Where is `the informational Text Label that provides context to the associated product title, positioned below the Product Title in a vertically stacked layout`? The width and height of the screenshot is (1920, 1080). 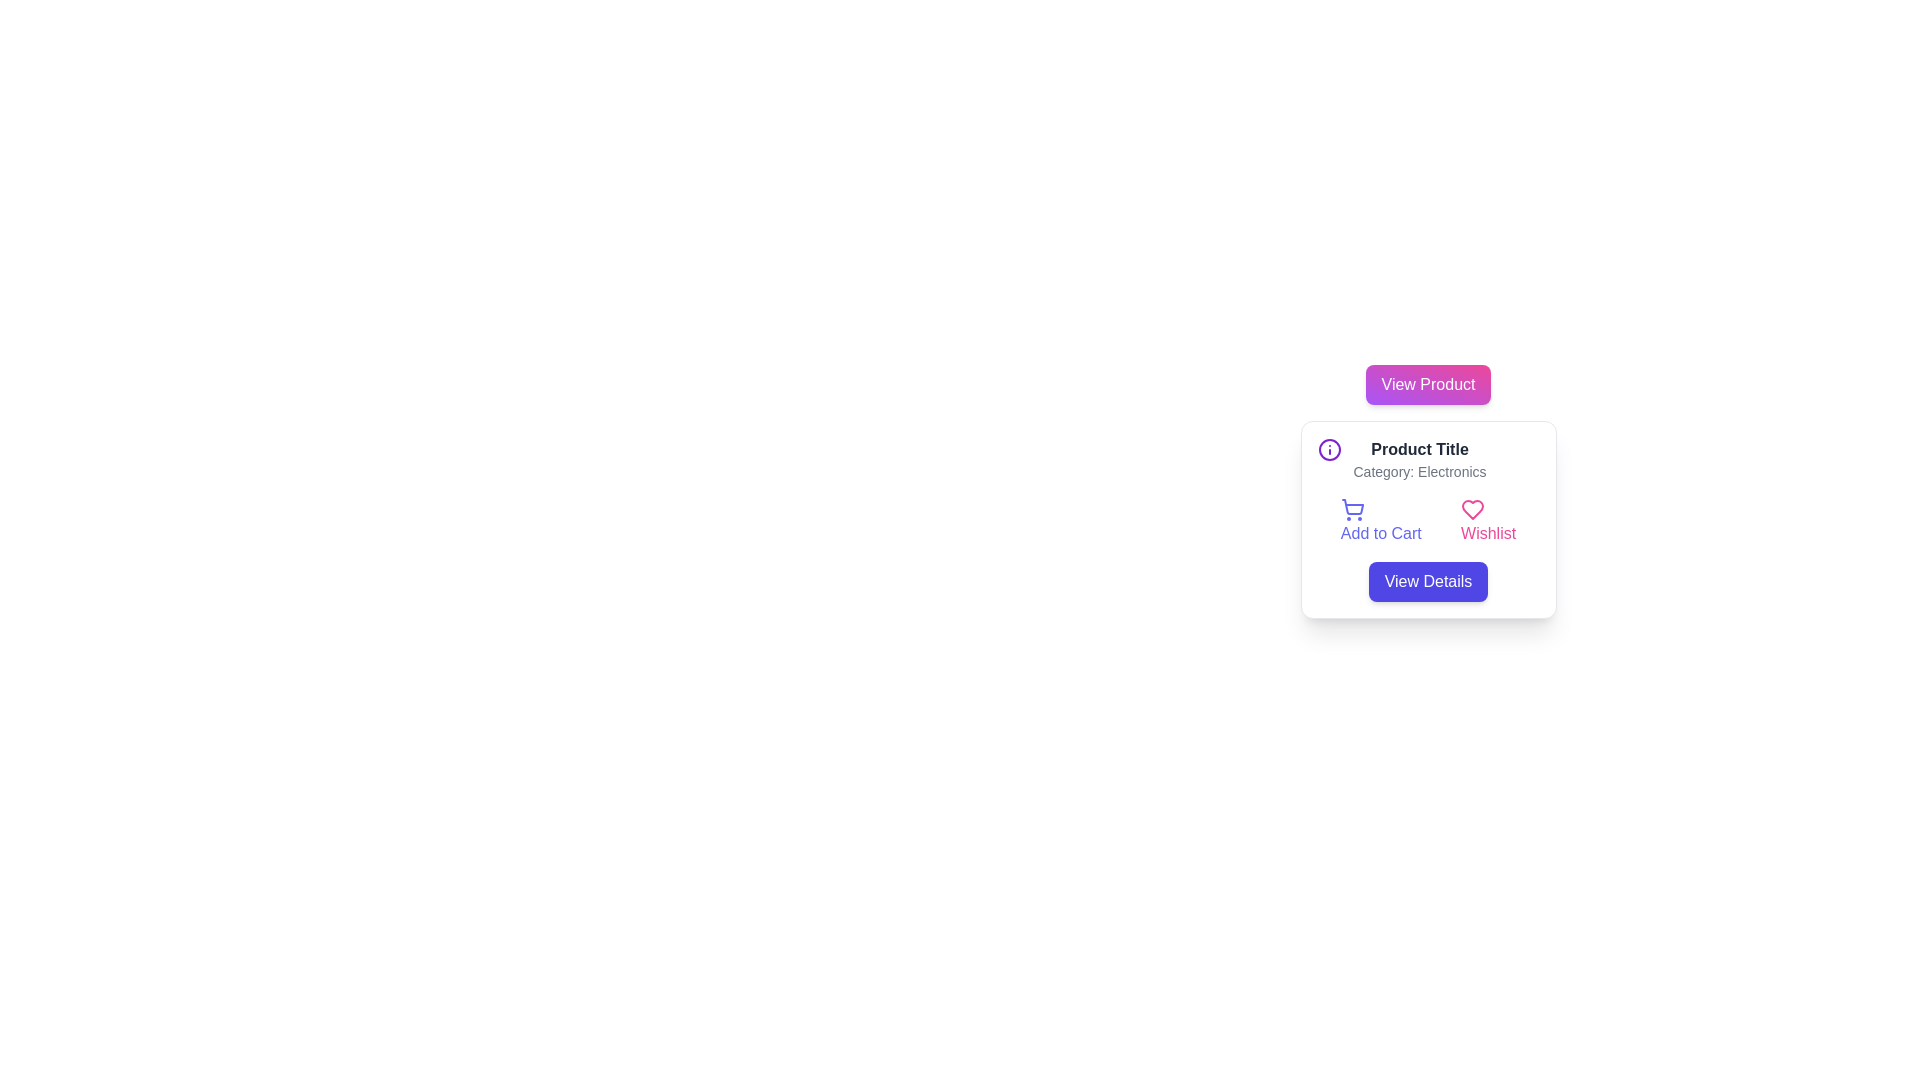
the informational Text Label that provides context to the associated product title, positioned below the Product Title in a vertically stacked layout is located at coordinates (1419, 471).